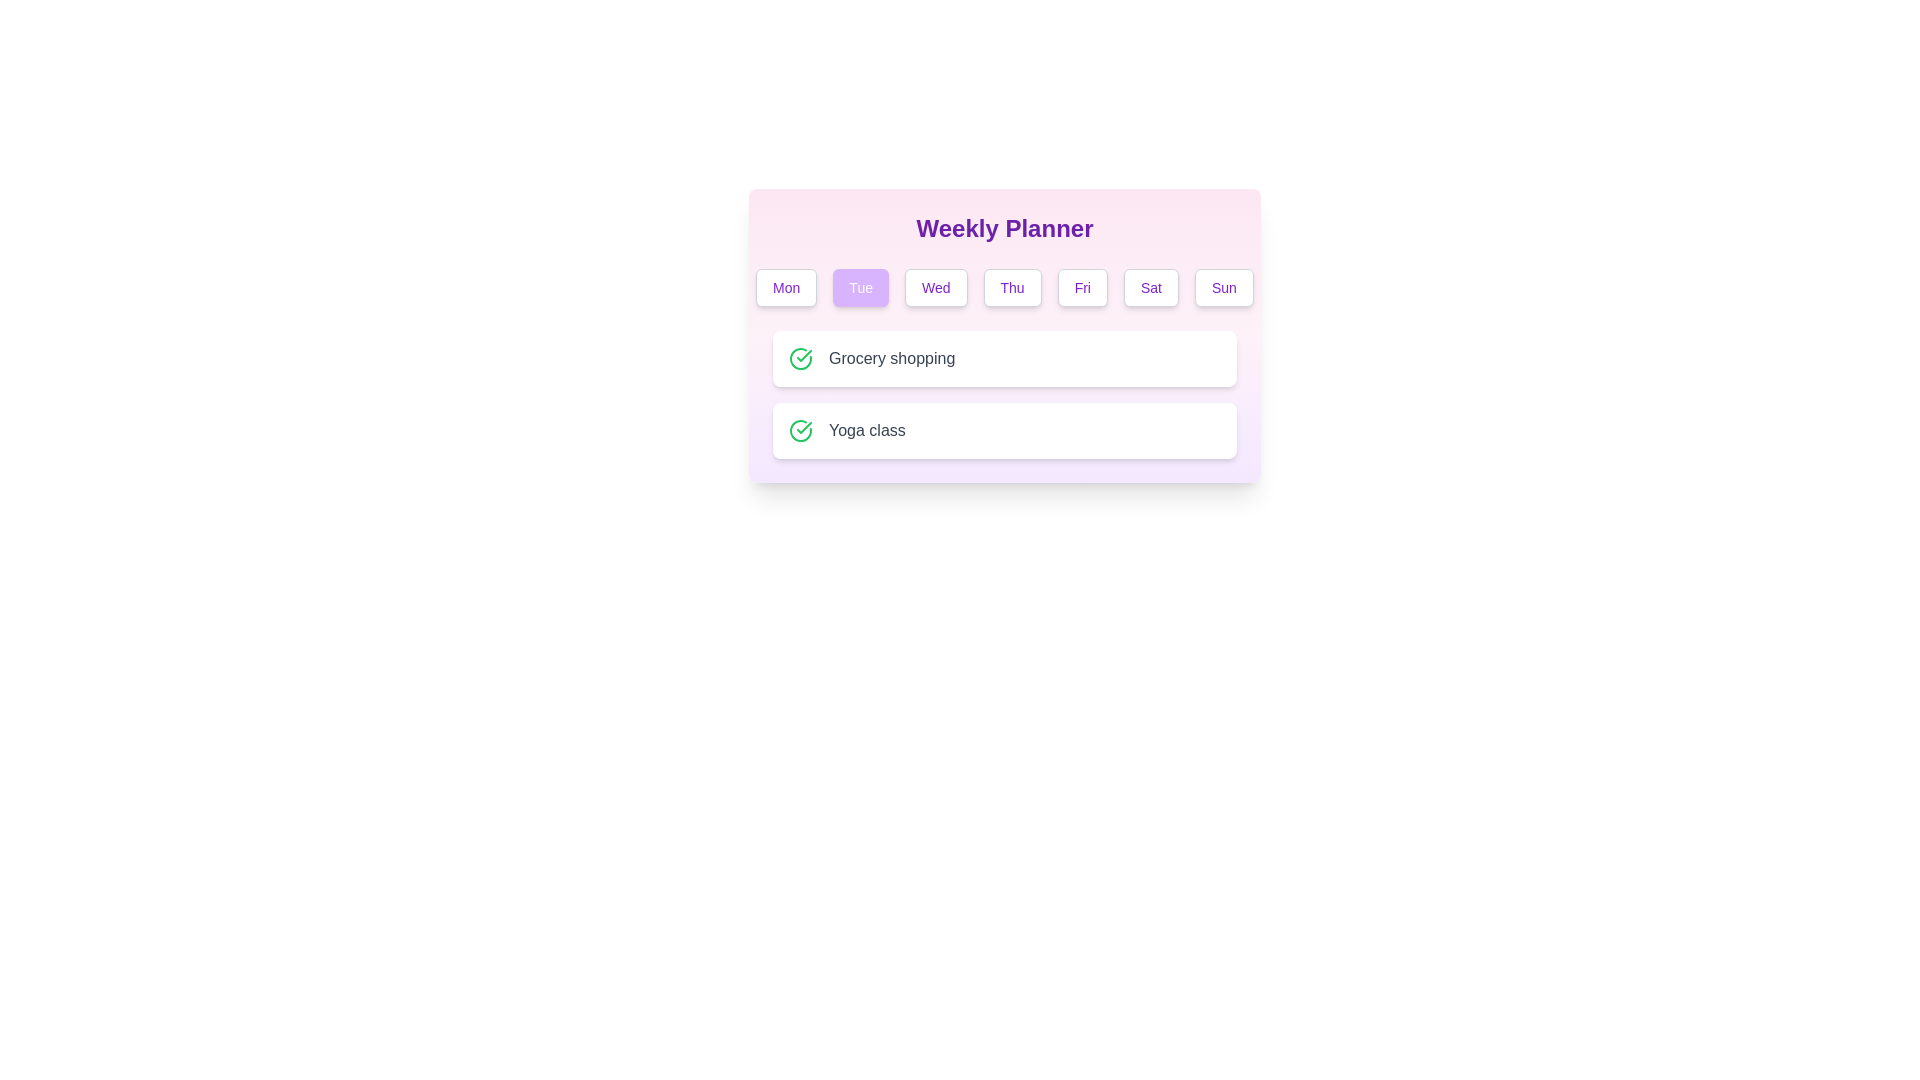 Image resolution: width=1920 pixels, height=1080 pixels. What do you see at coordinates (1081, 288) in the screenshot?
I see `the button corresponding to Fri to select it` at bounding box center [1081, 288].